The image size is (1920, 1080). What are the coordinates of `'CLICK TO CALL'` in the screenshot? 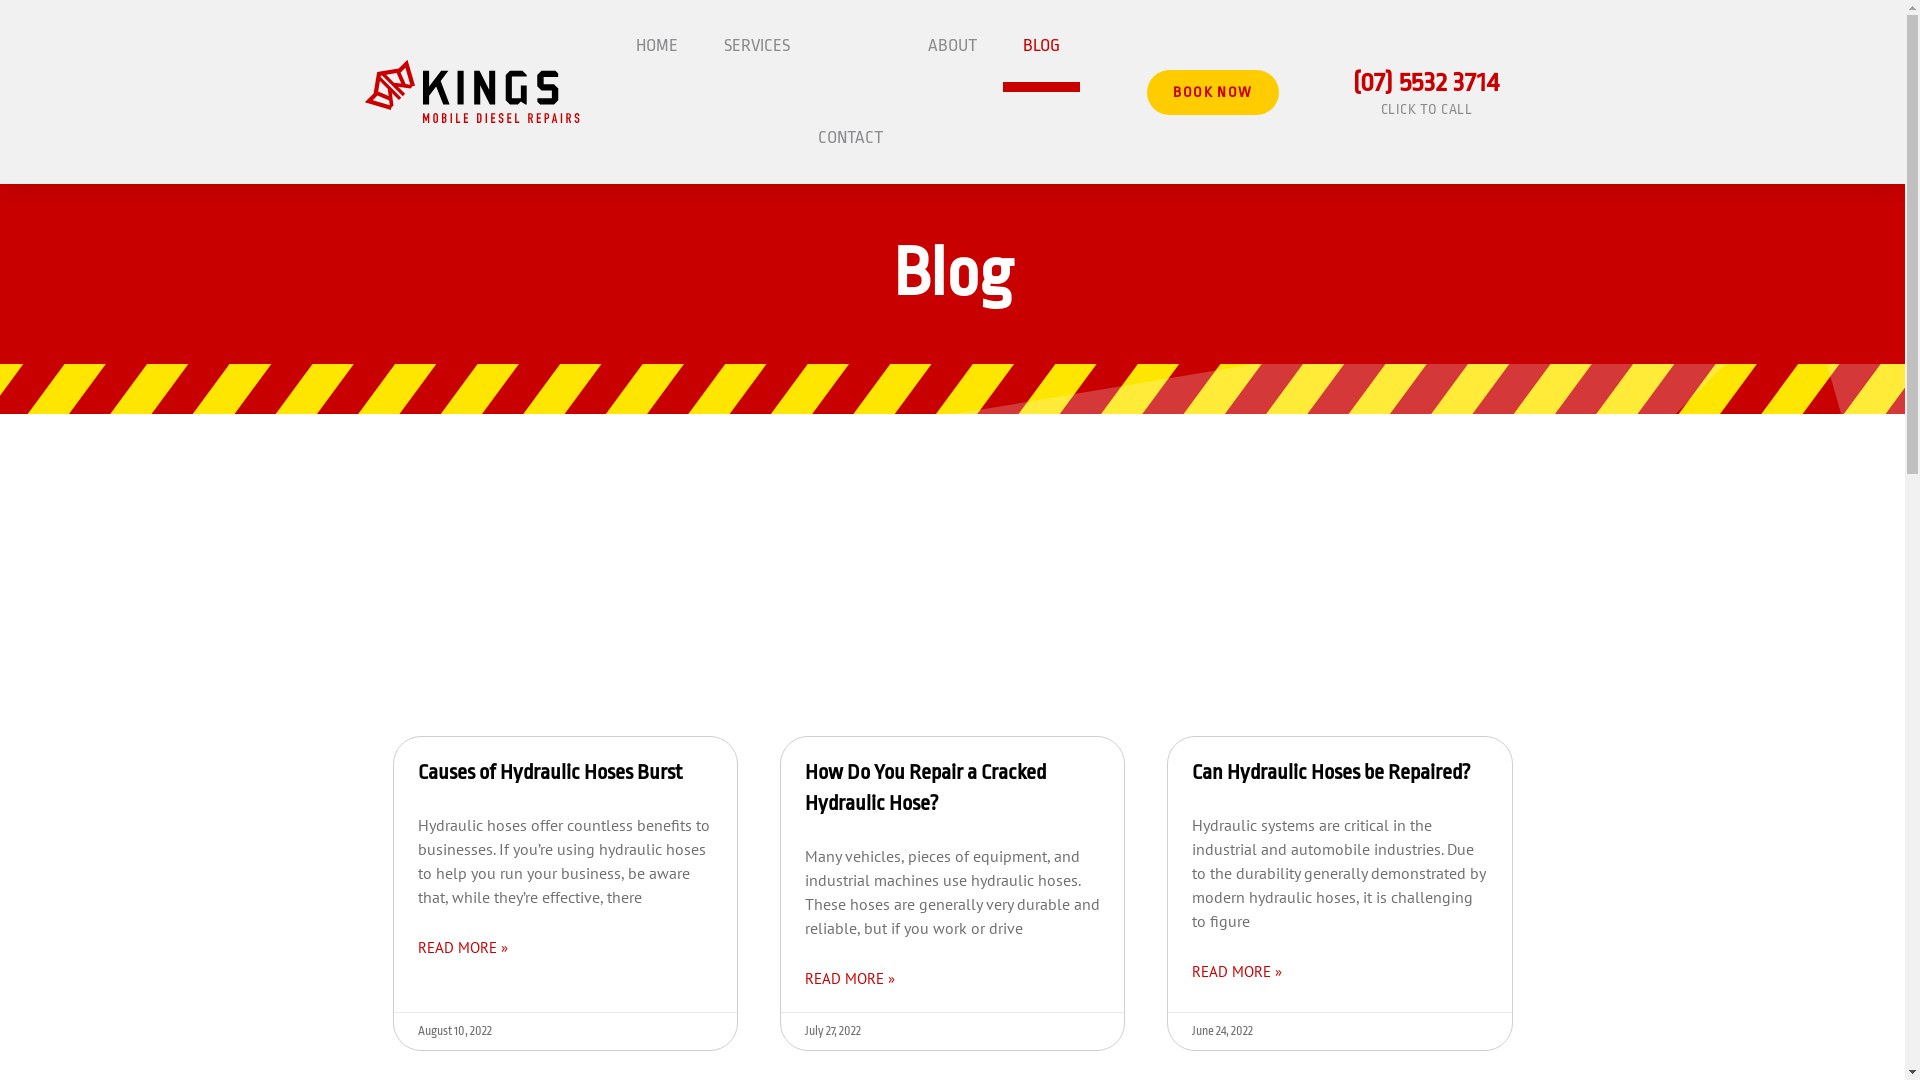 It's located at (1380, 108).